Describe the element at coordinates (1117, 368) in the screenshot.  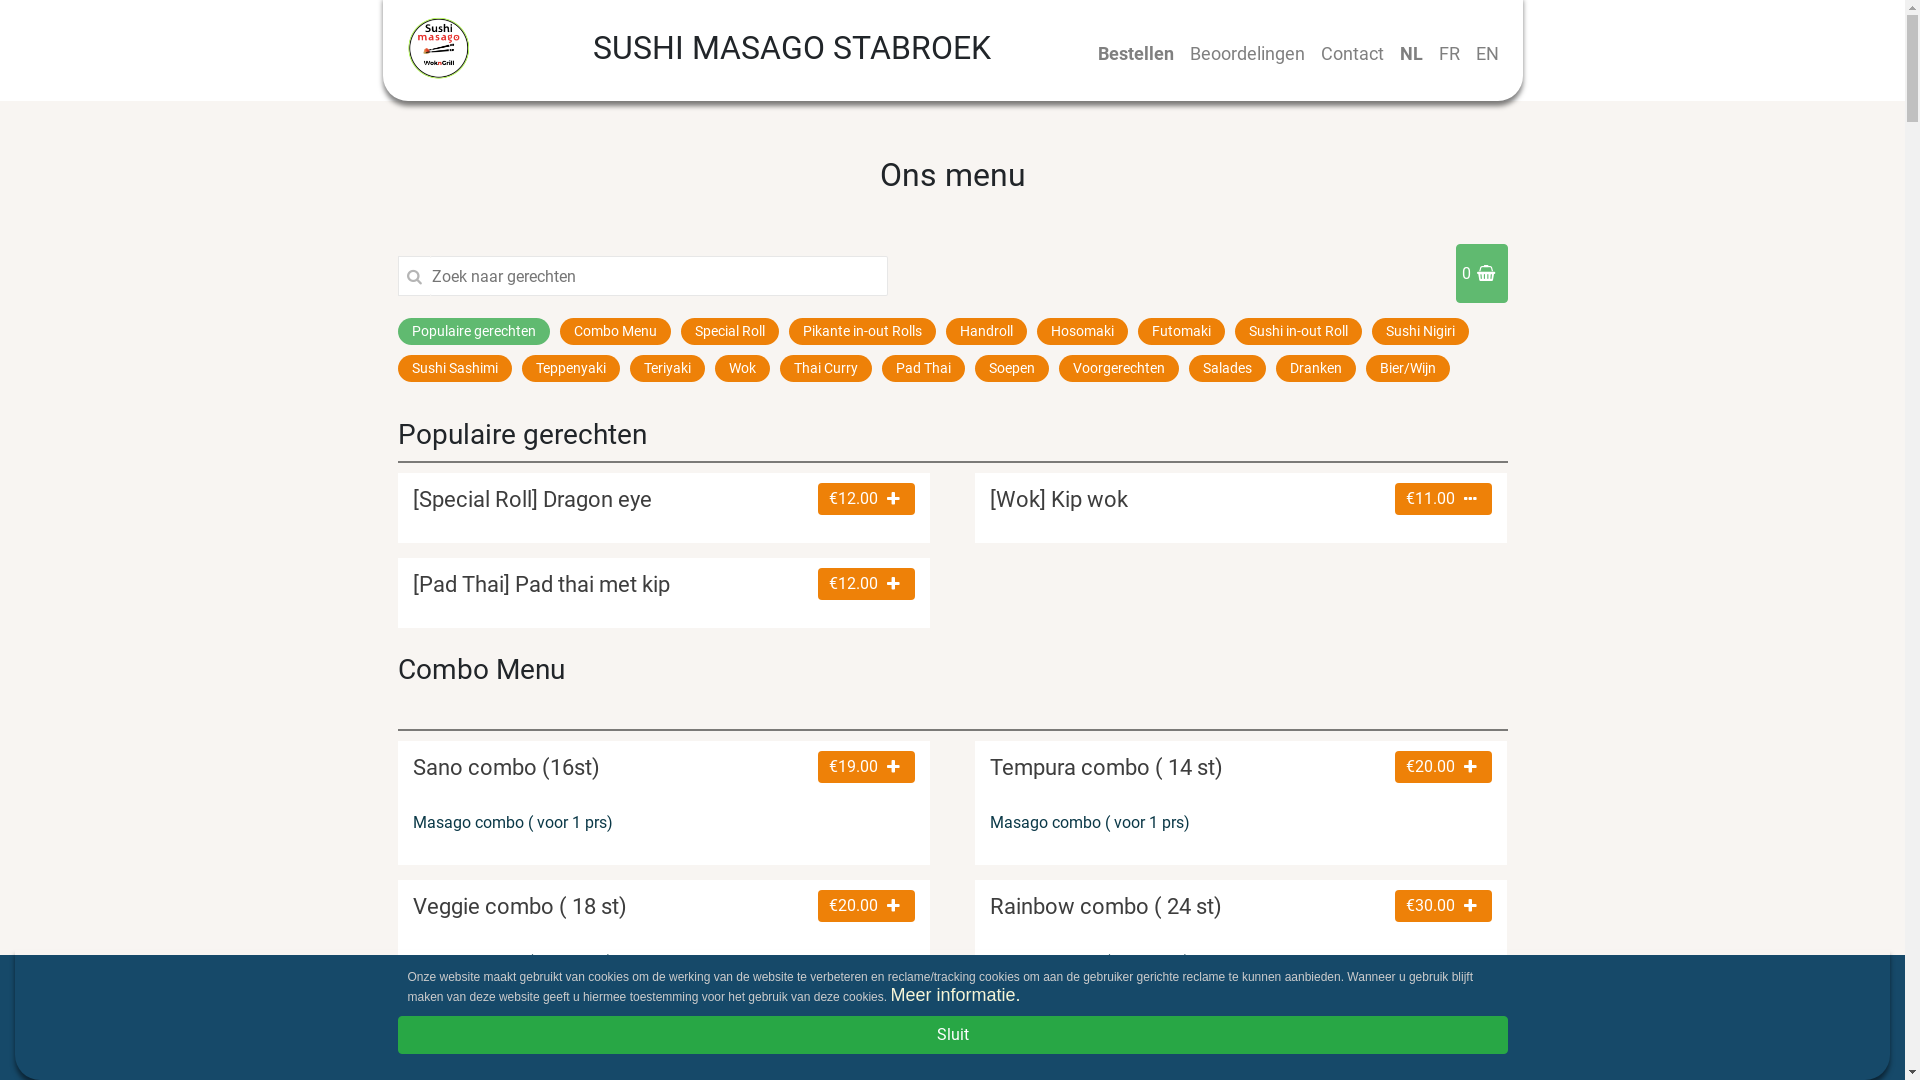
I see `'Voorgerechten'` at that location.